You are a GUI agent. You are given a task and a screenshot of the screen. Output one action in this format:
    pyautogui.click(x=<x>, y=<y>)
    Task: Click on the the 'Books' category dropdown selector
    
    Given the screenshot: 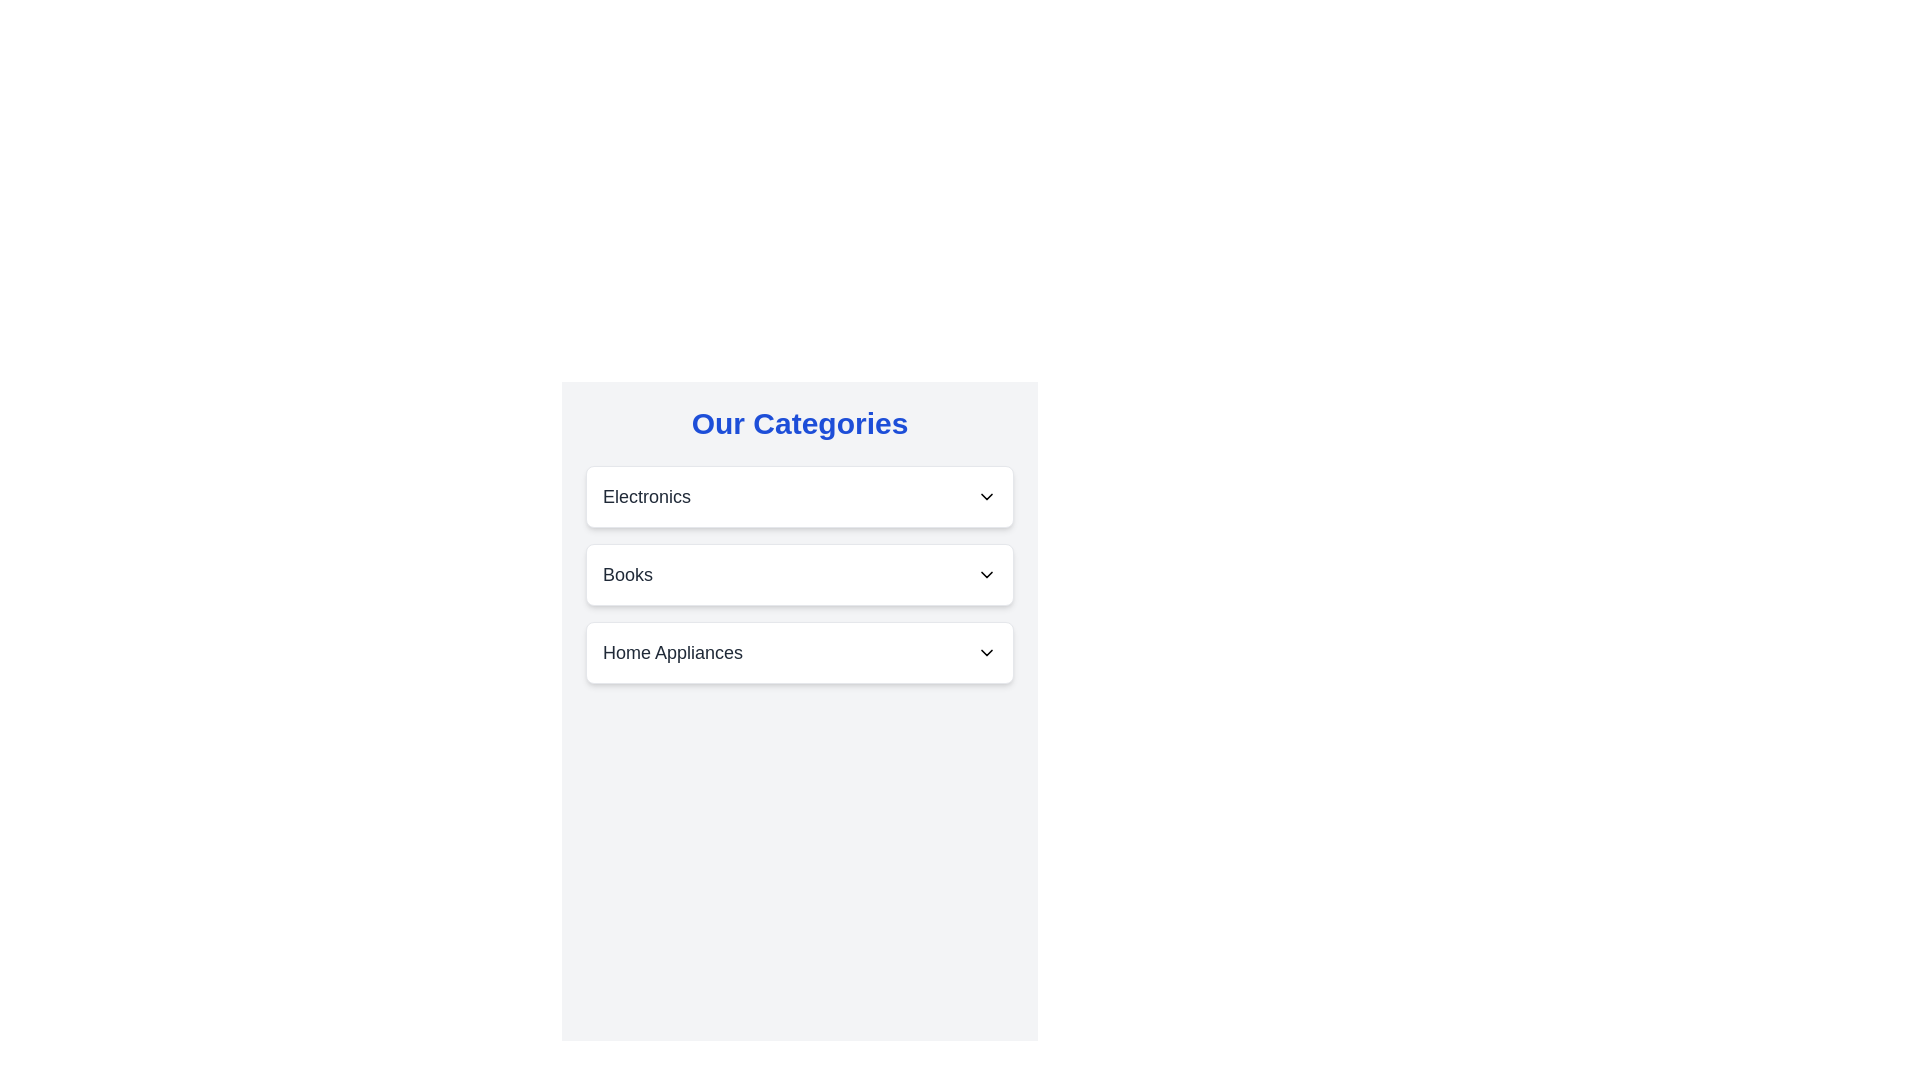 What is the action you would take?
    pyautogui.click(x=800, y=574)
    